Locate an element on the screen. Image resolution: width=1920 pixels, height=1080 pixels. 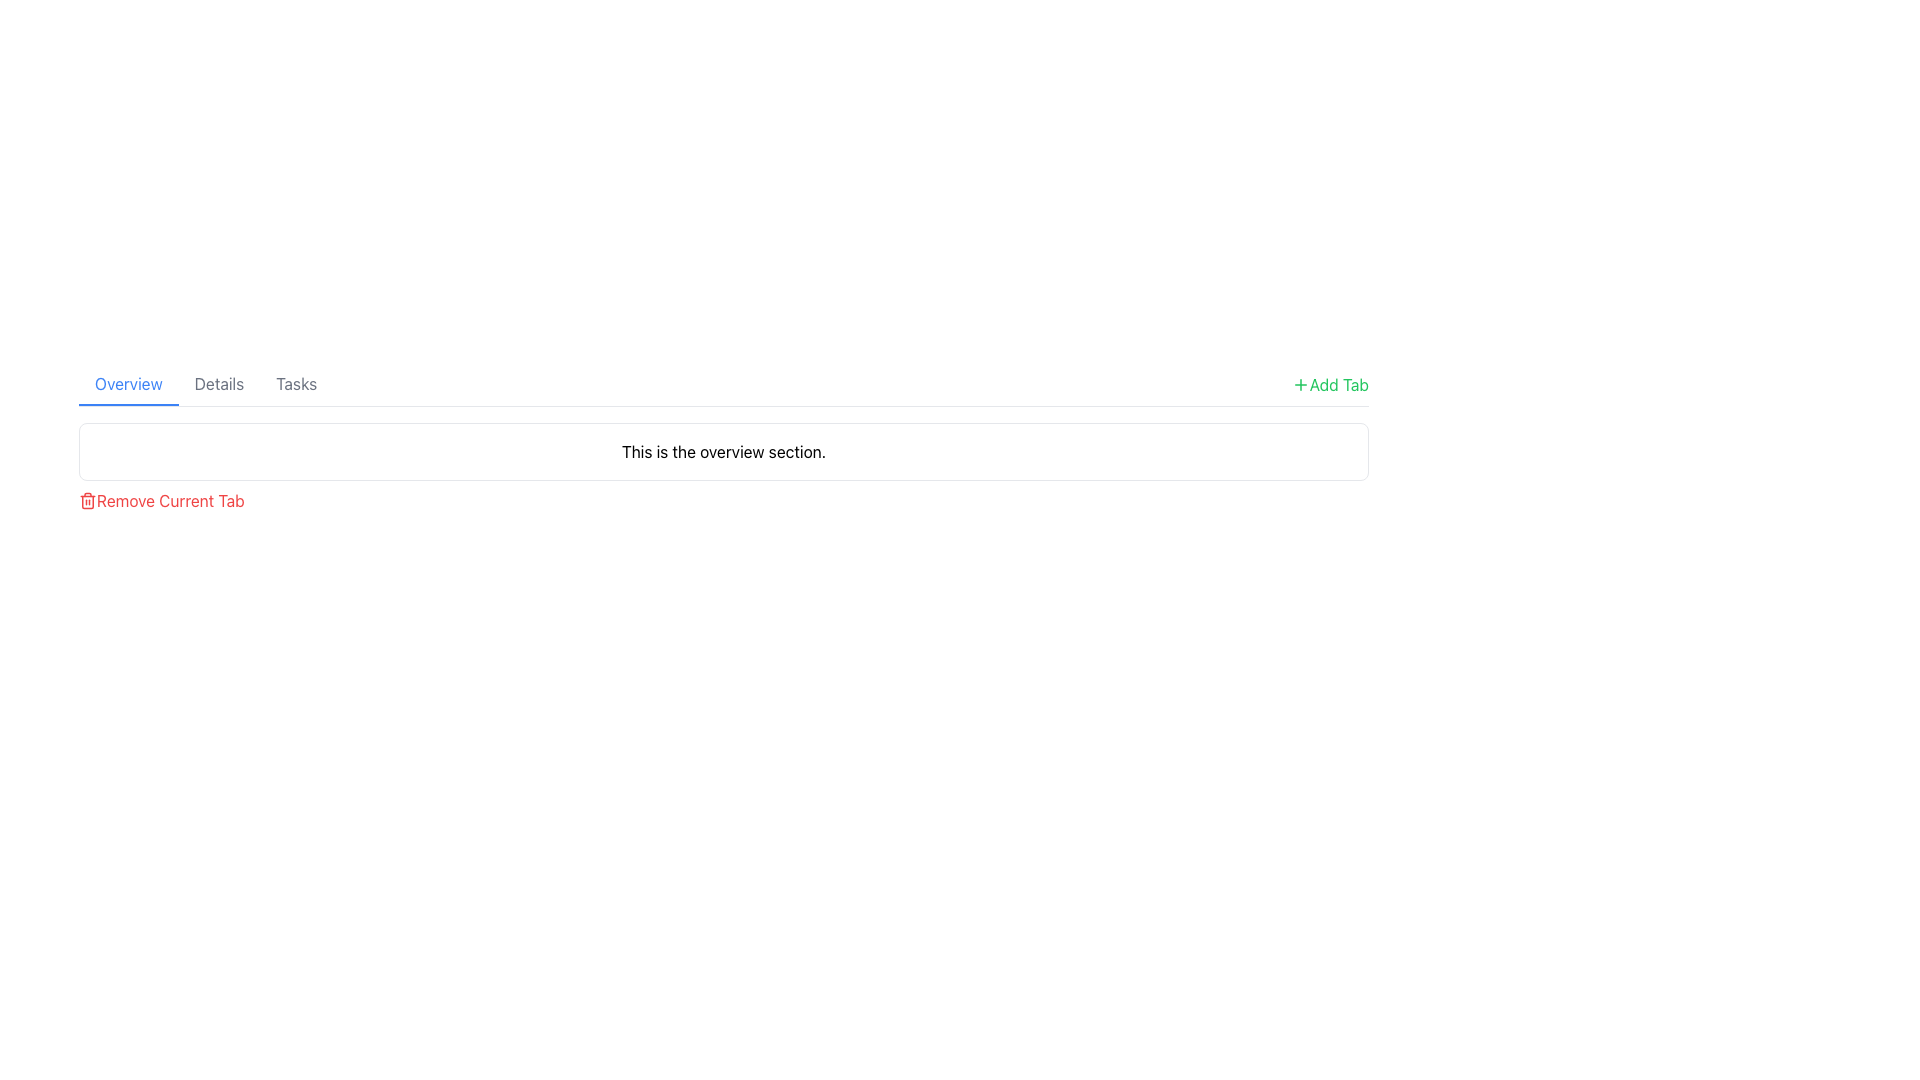
the Static Information Block that displays context or instructions about the overview section, located centrally below the navigation options is located at coordinates (723, 467).